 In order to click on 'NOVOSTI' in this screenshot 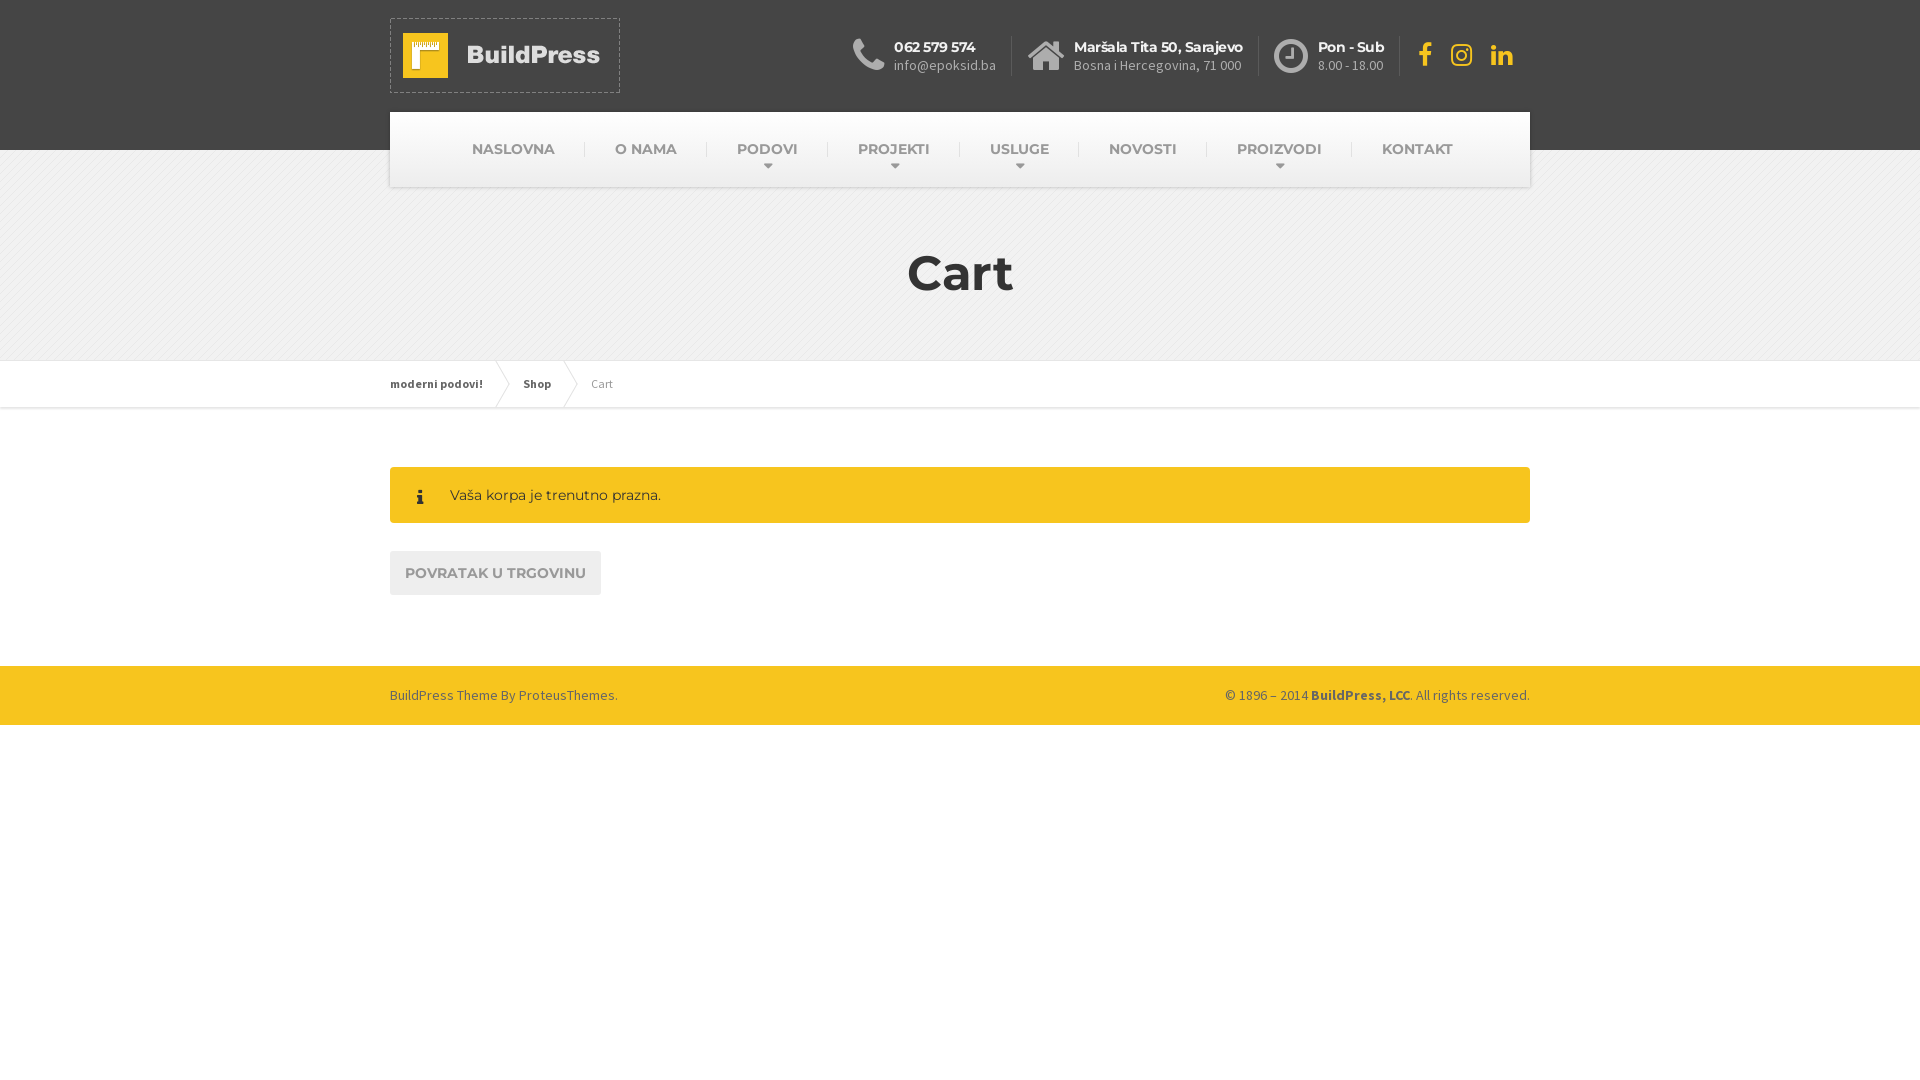, I will do `click(1077, 148)`.